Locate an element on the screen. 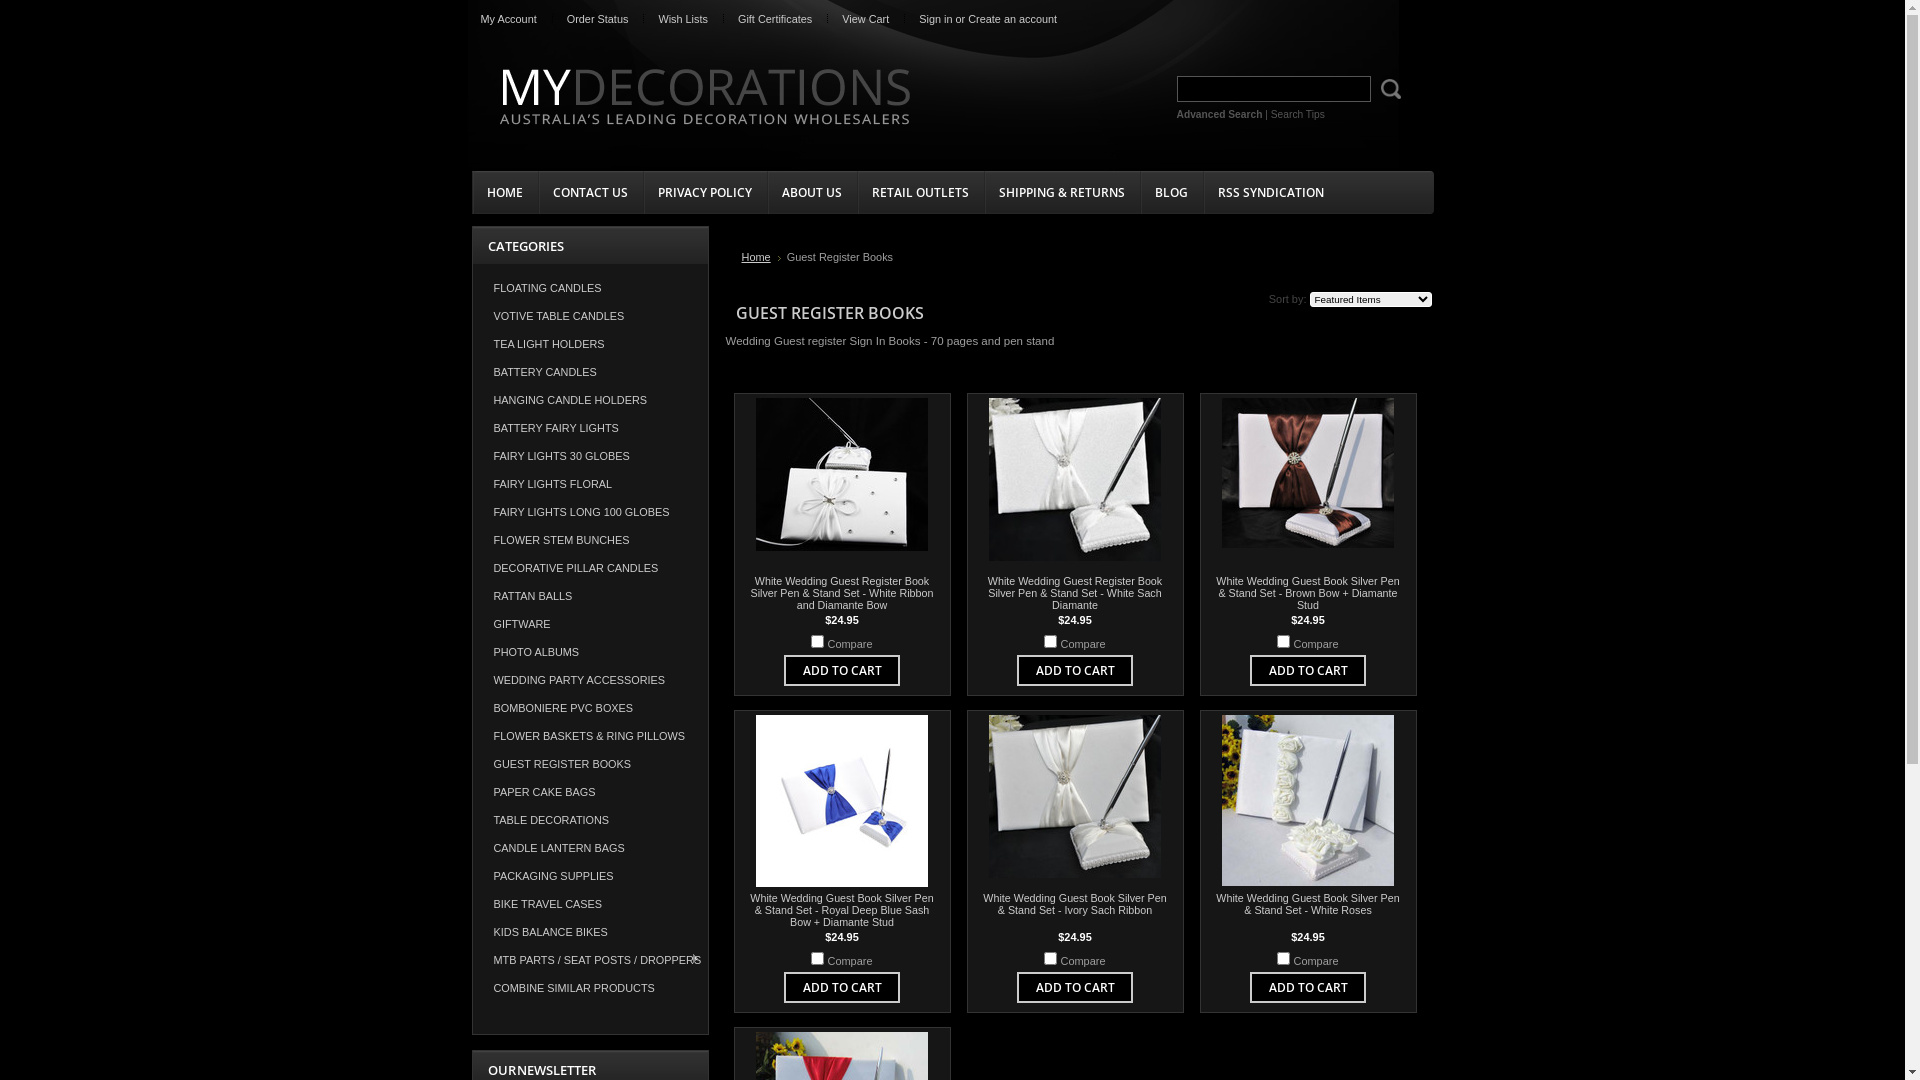 This screenshot has width=1920, height=1080. 'ADD TO CART' is located at coordinates (1266, 670).